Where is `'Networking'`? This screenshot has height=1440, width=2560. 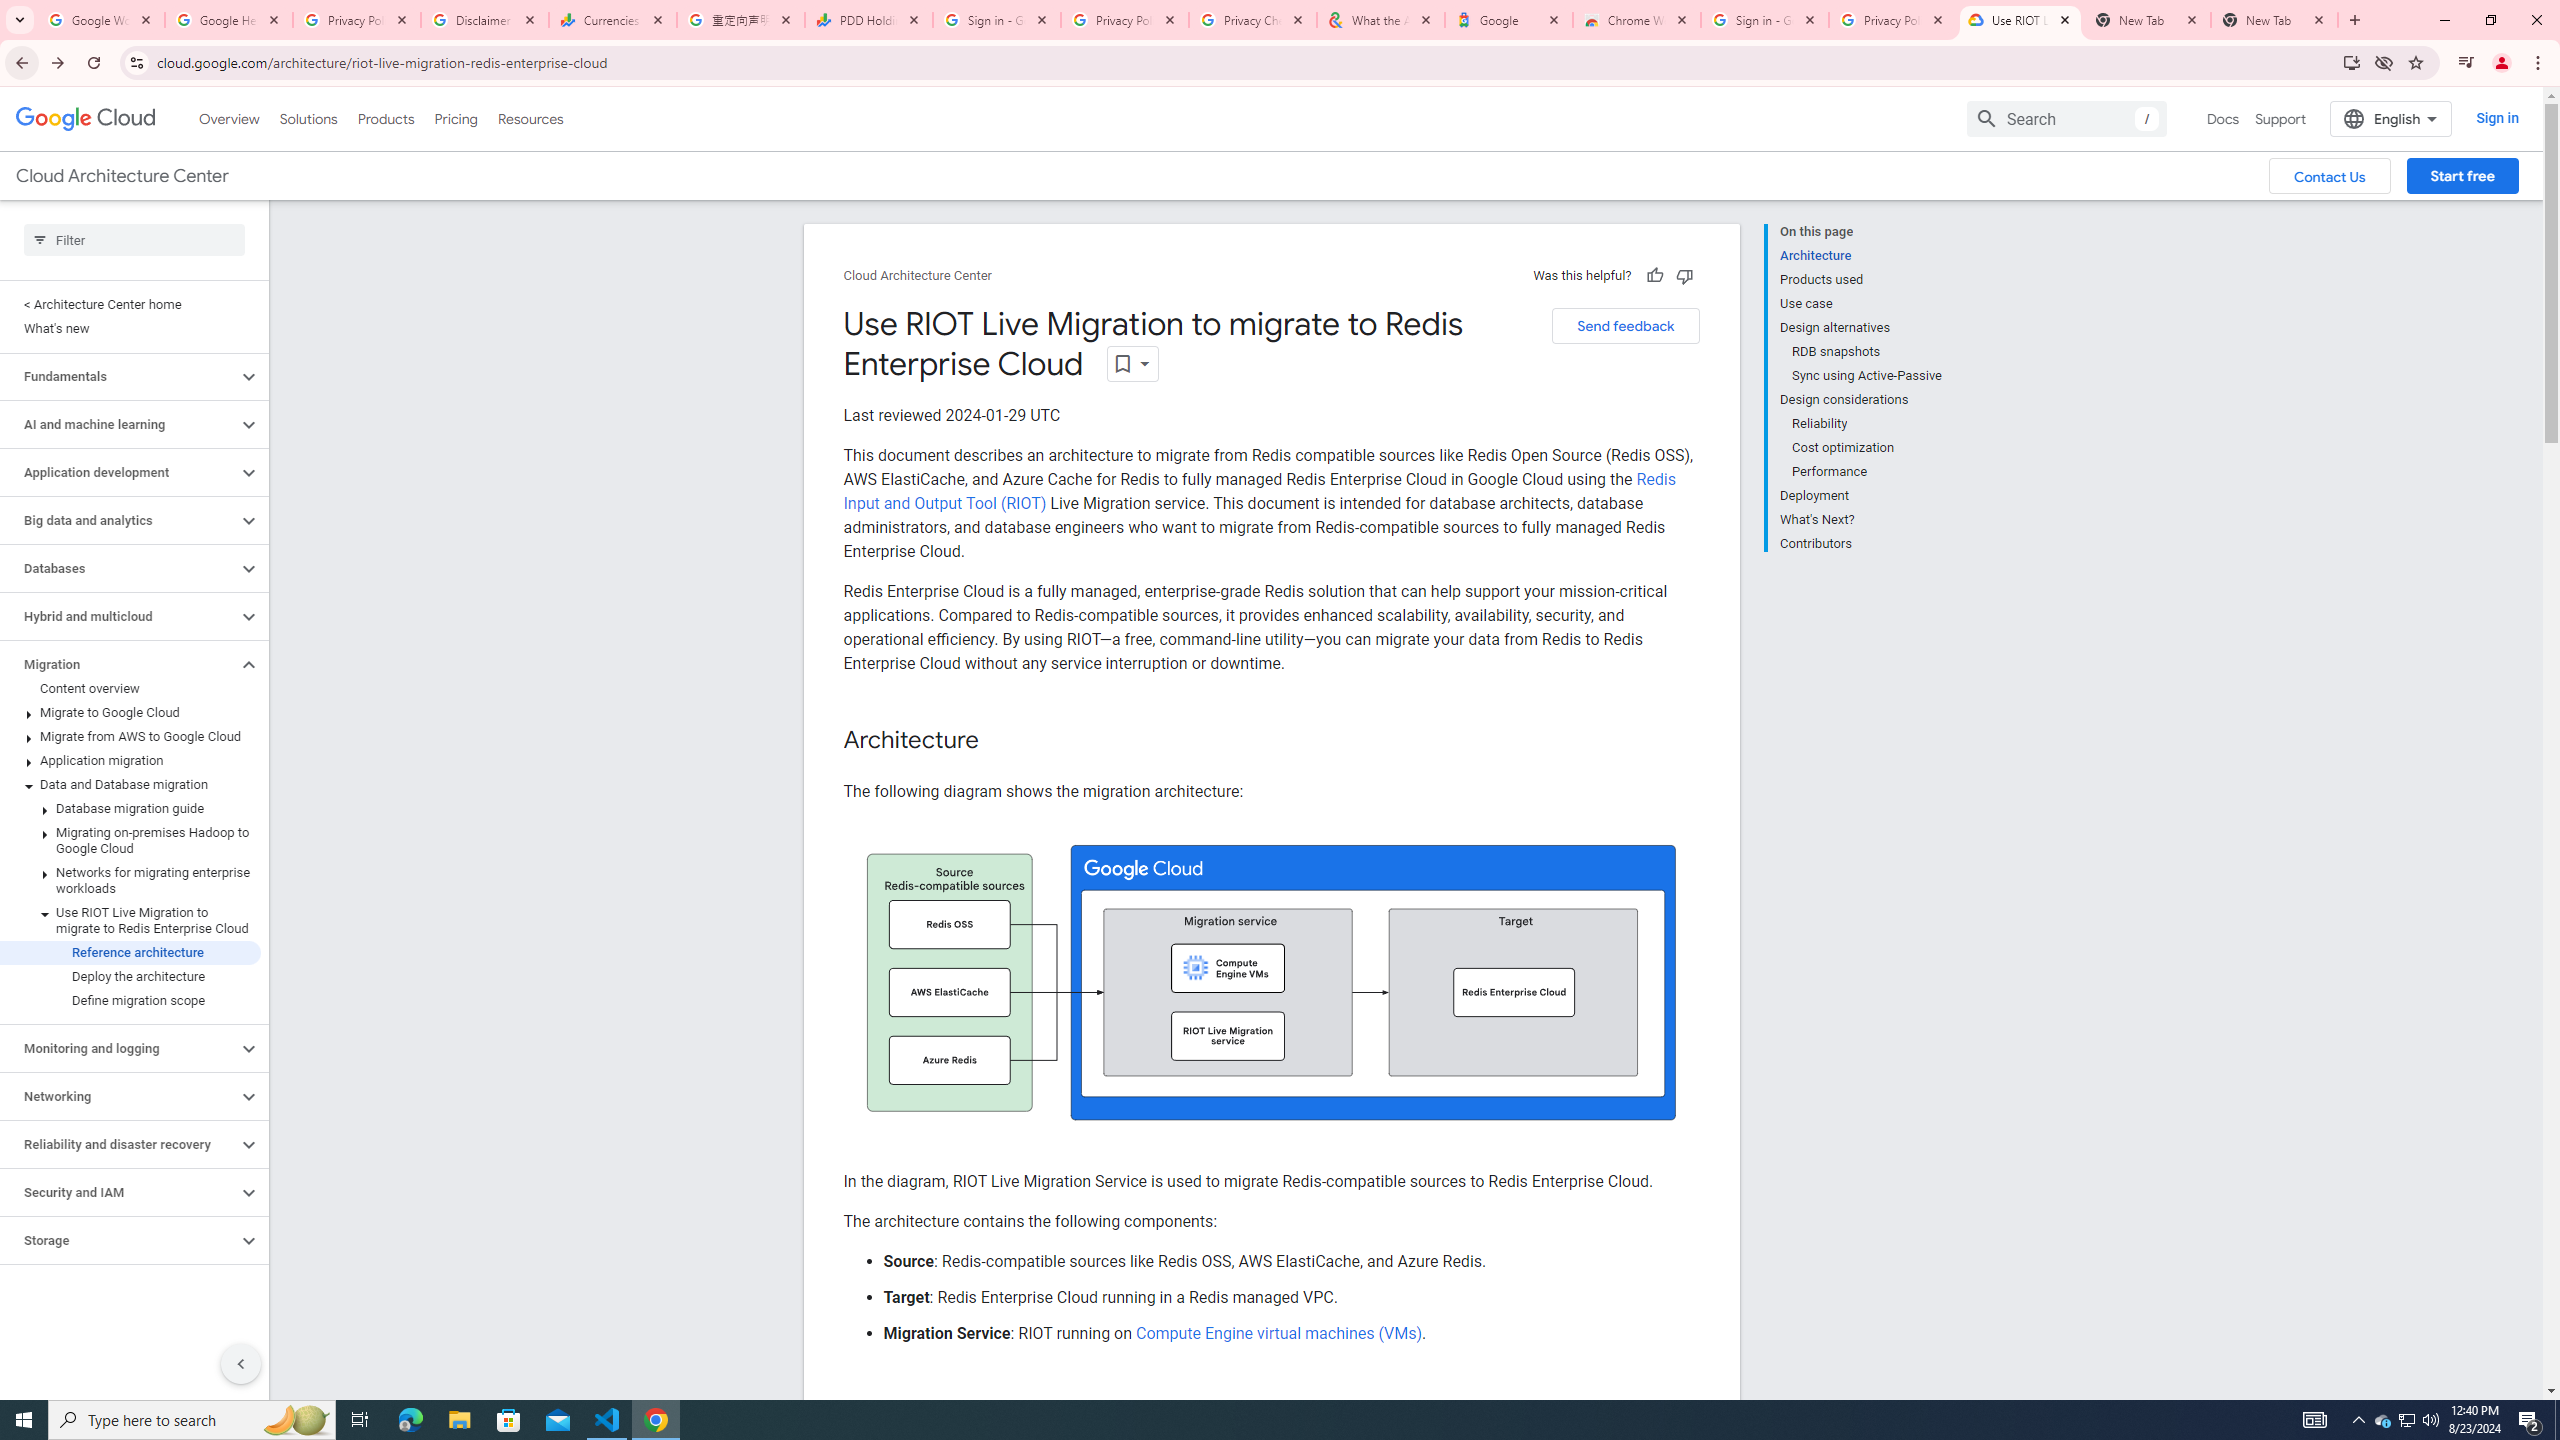 'Networking' is located at coordinates (118, 1095).